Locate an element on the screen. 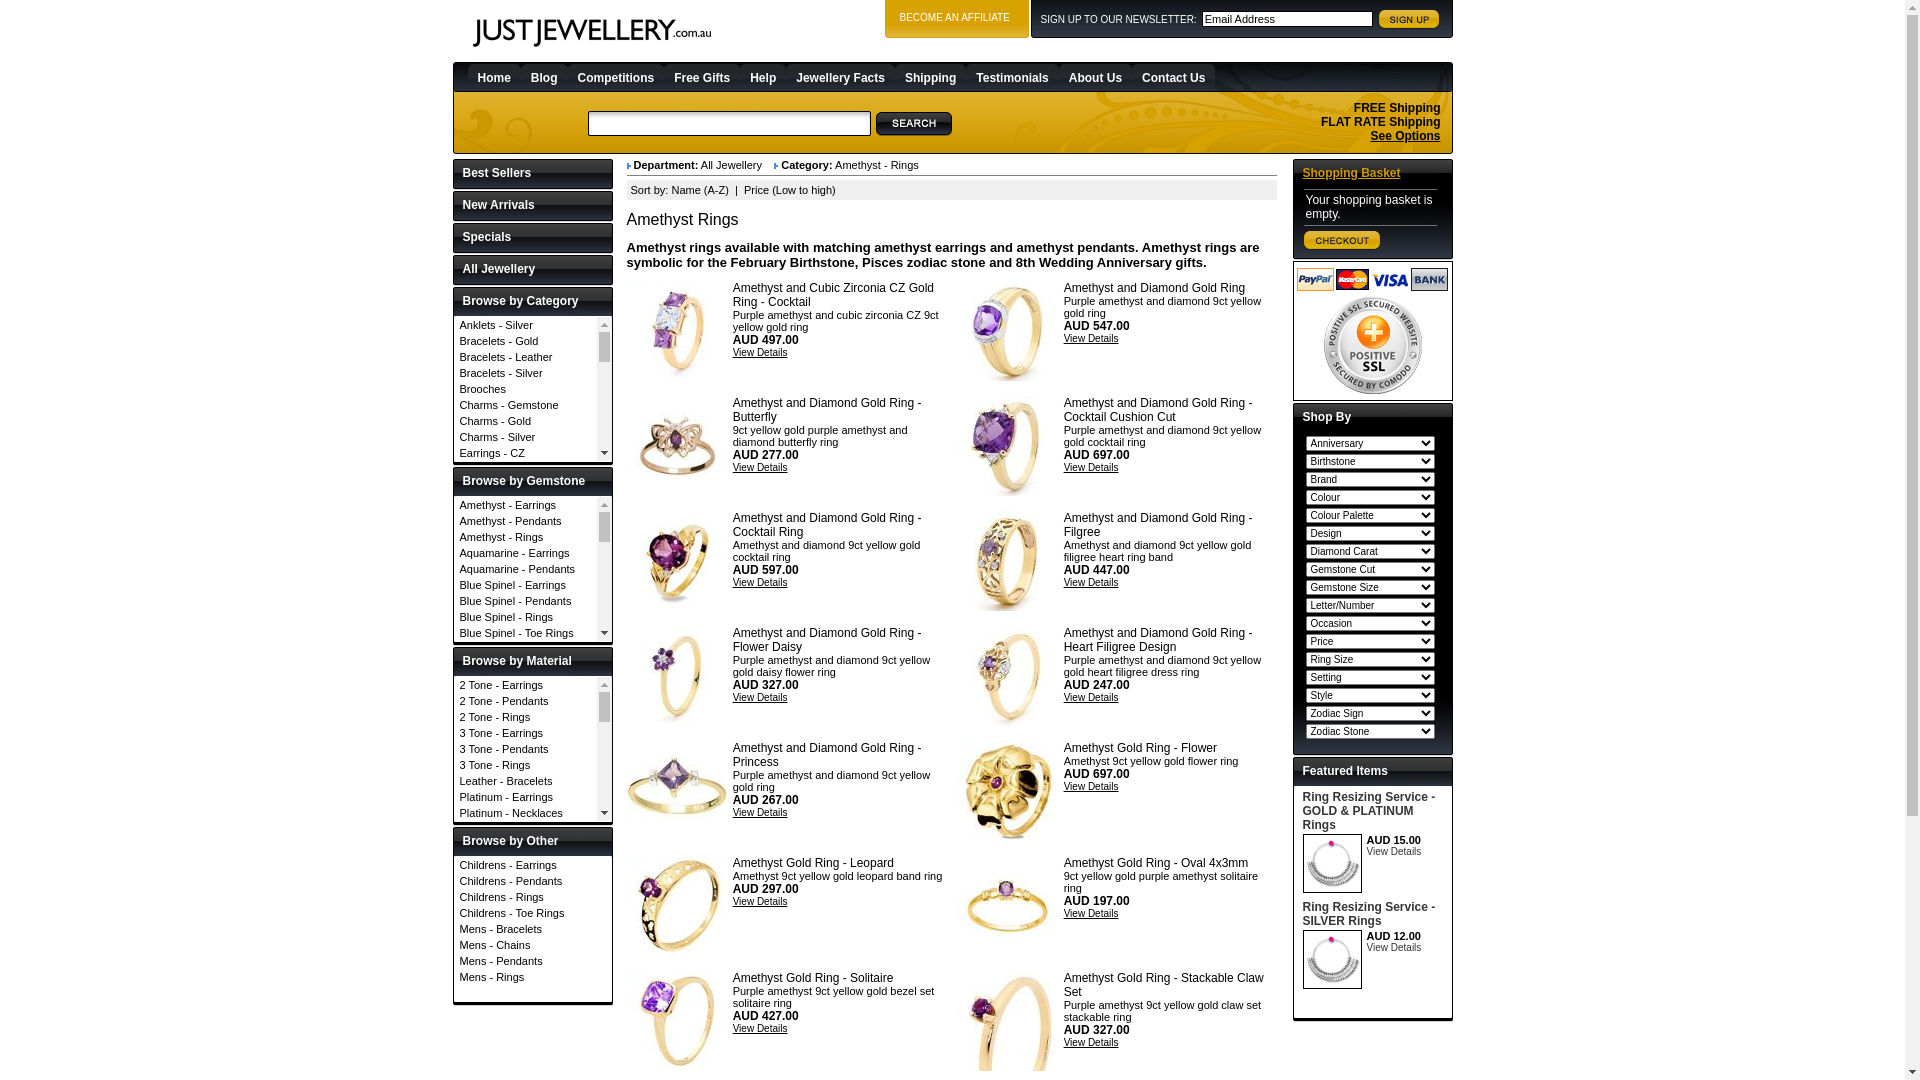 This screenshot has width=1920, height=1080. 'Earrings - Gemstone' is located at coordinates (453, 485).